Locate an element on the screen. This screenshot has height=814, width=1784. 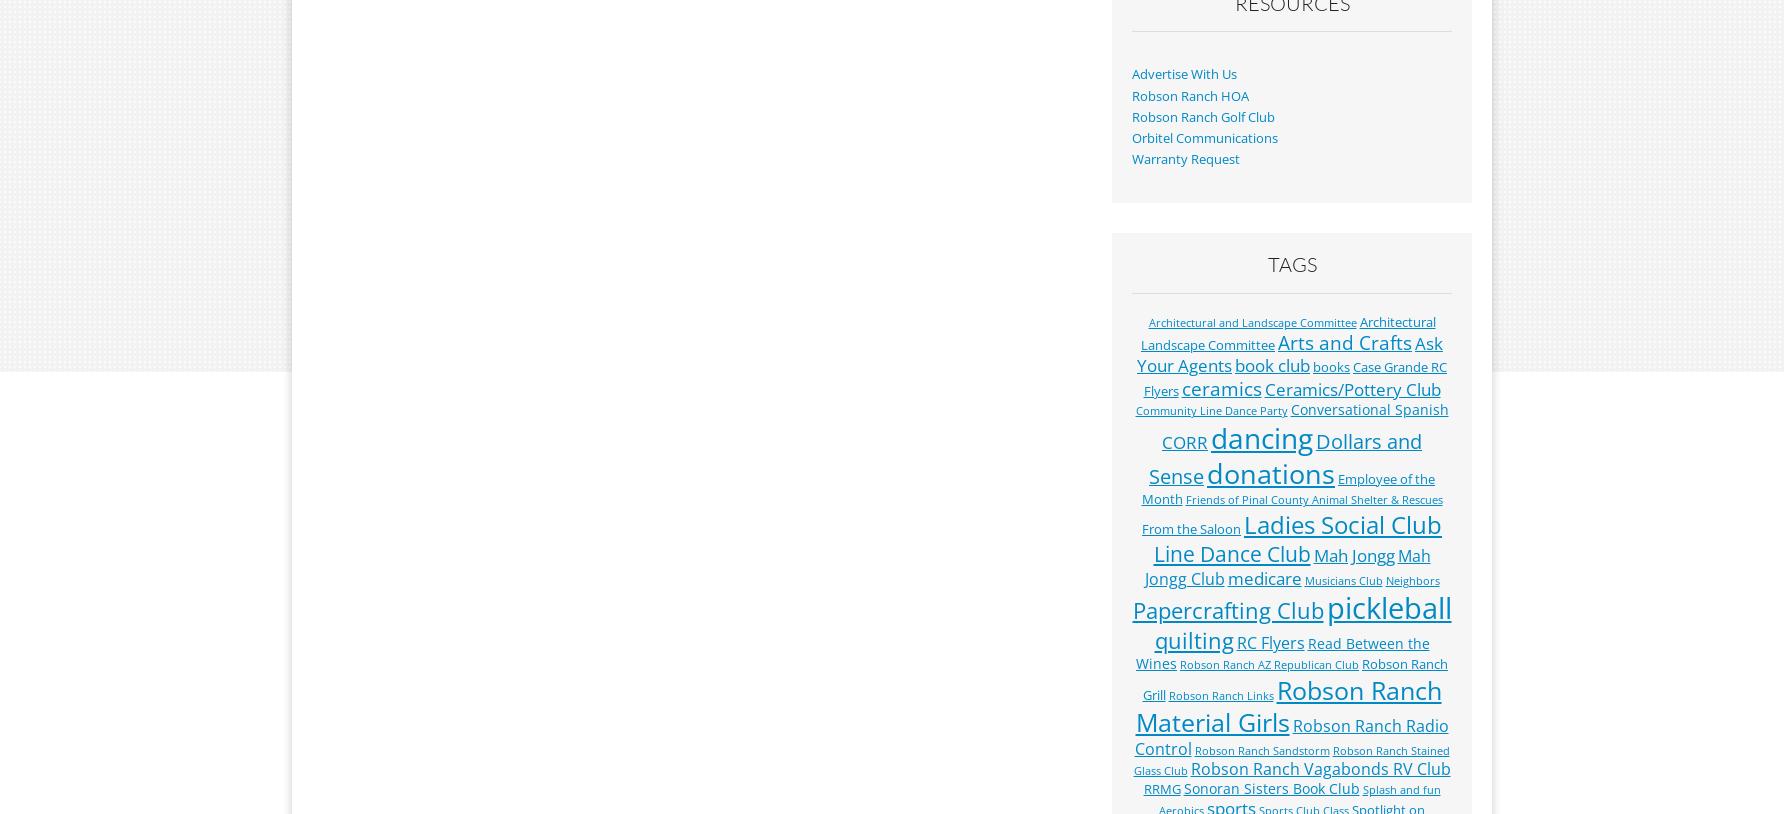
'Ask Your Agents' is located at coordinates (1289, 354).